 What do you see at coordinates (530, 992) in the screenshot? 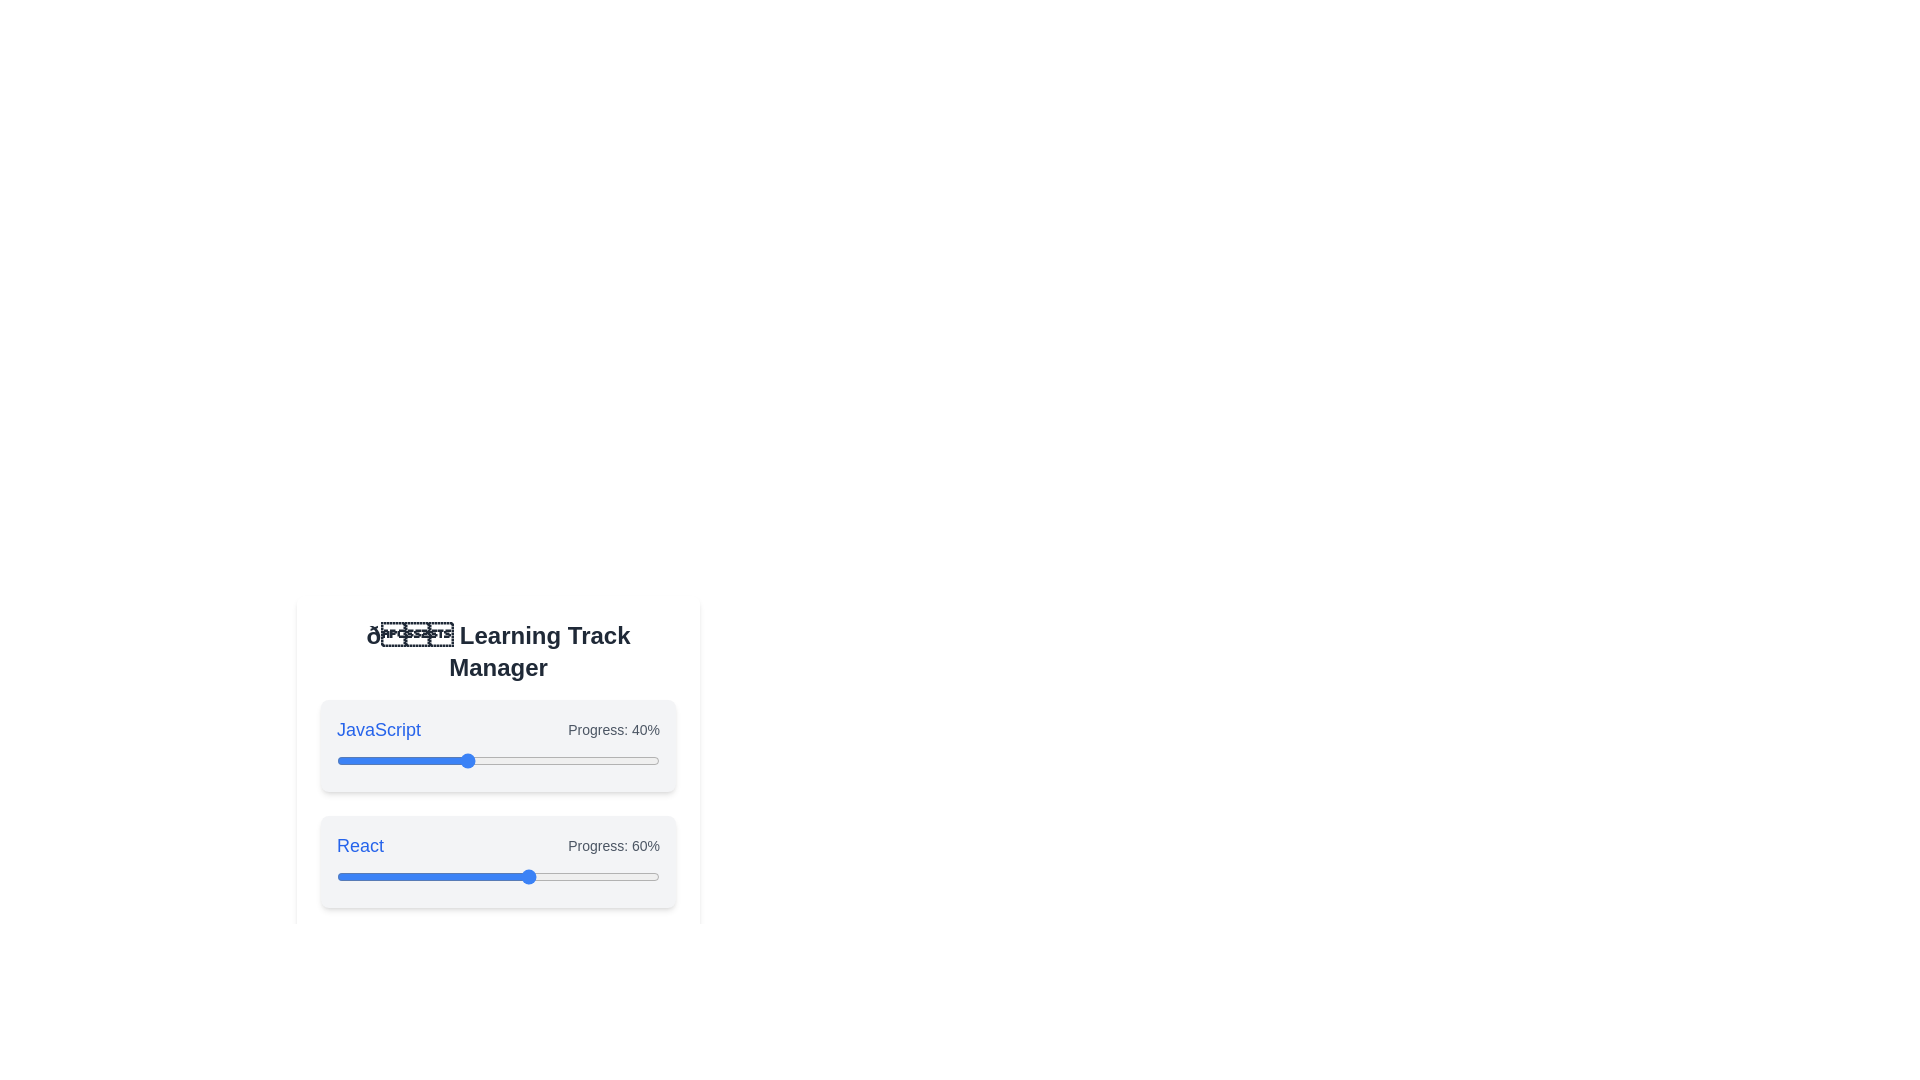
I see `the slider` at bounding box center [530, 992].